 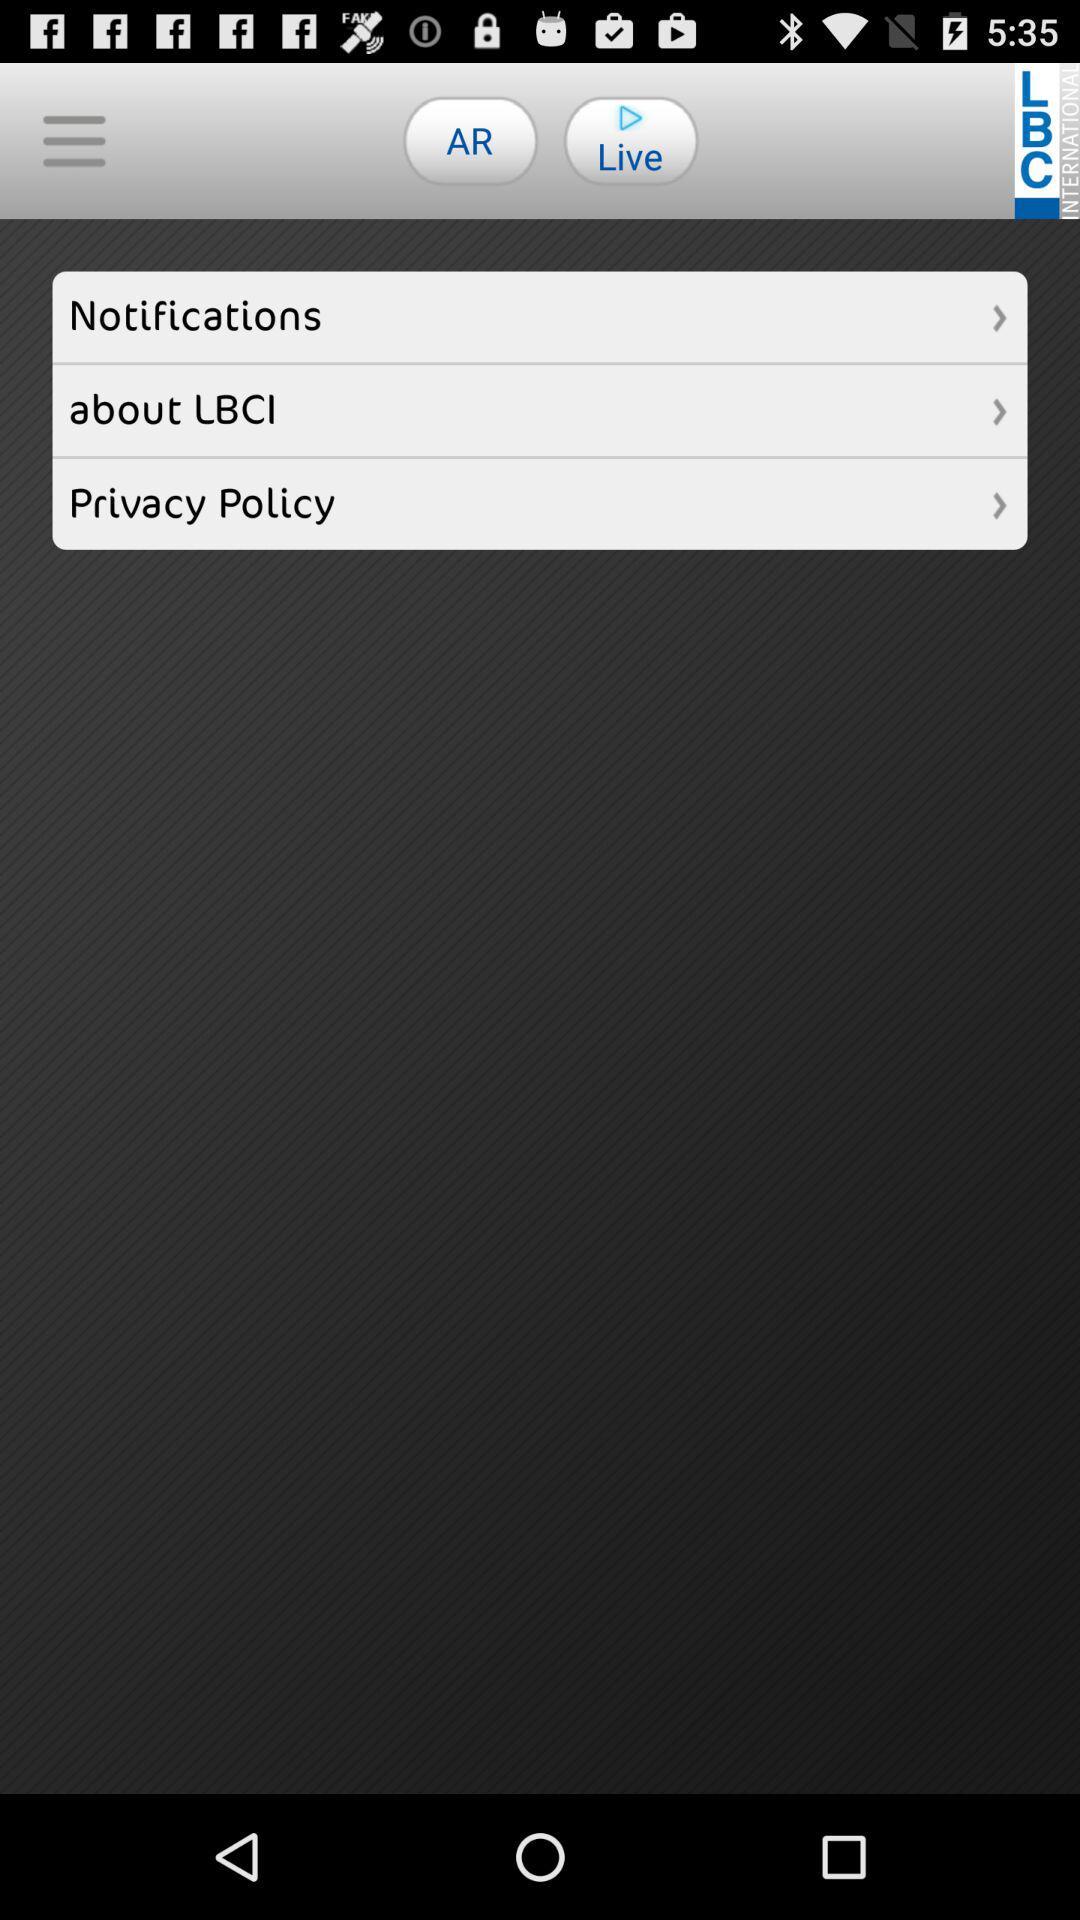 What do you see at coordinates (72, 139) in the screenshot?
I see `button above the notifications` at bounding box center [72, 139].